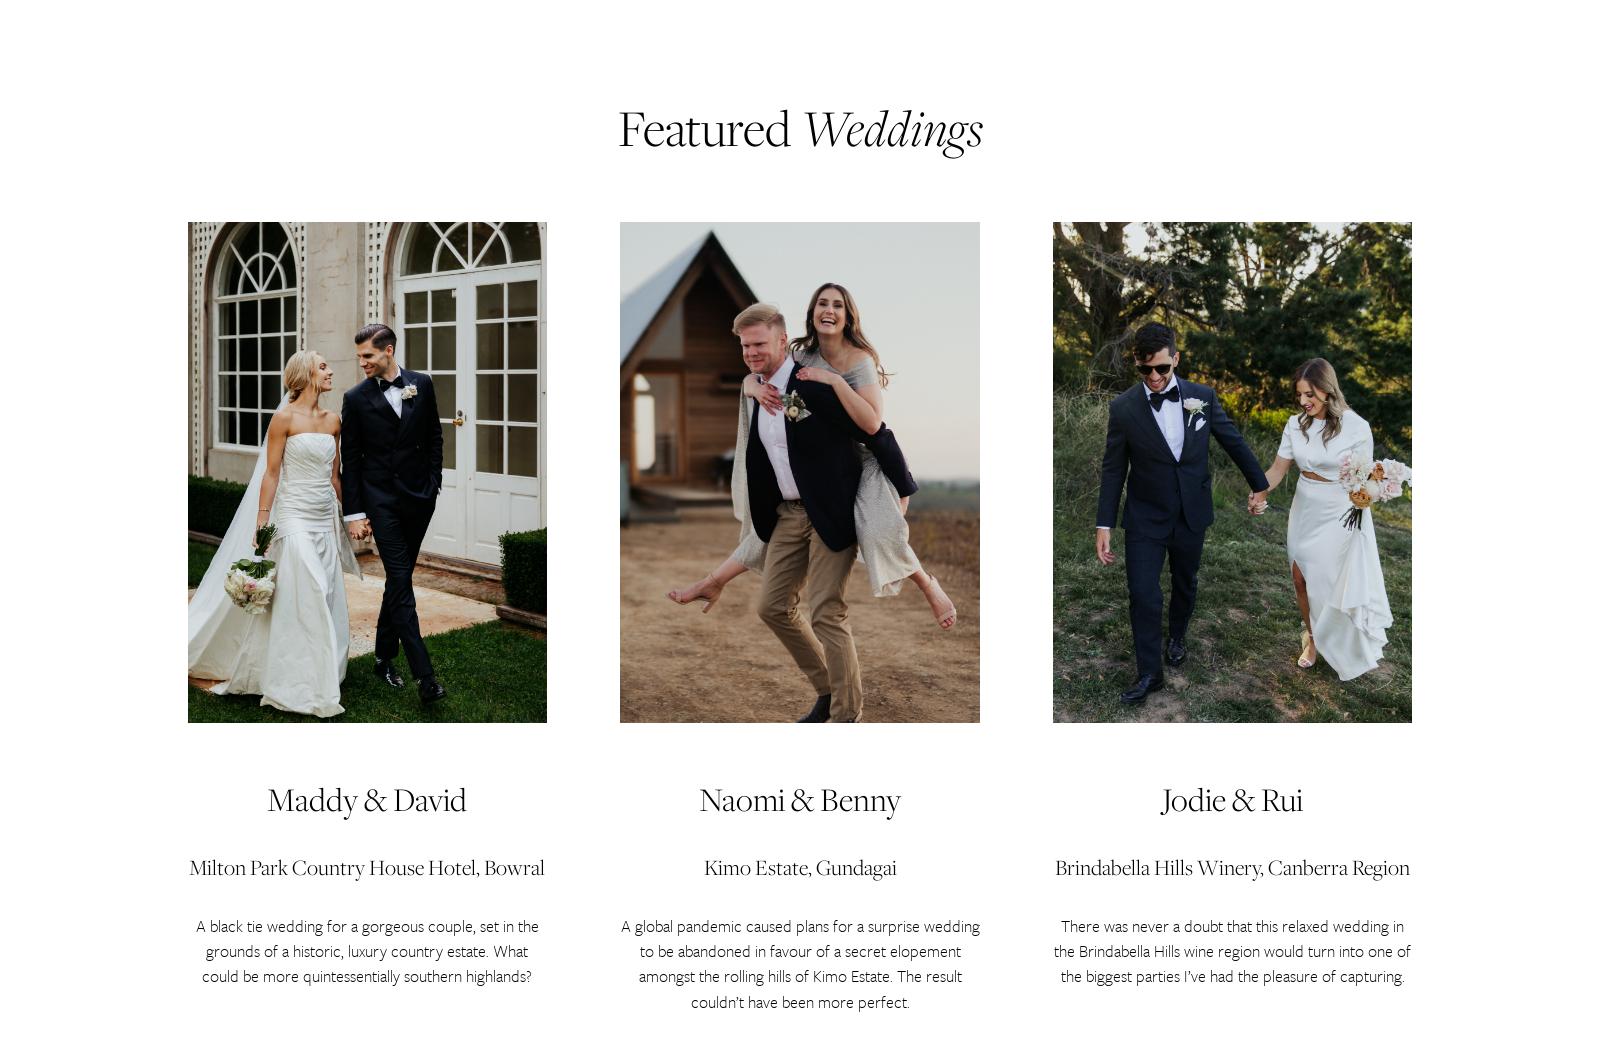 The image size is (1600, 1064). I want to click on 'Jodie & Rui', so click(1161, 798).